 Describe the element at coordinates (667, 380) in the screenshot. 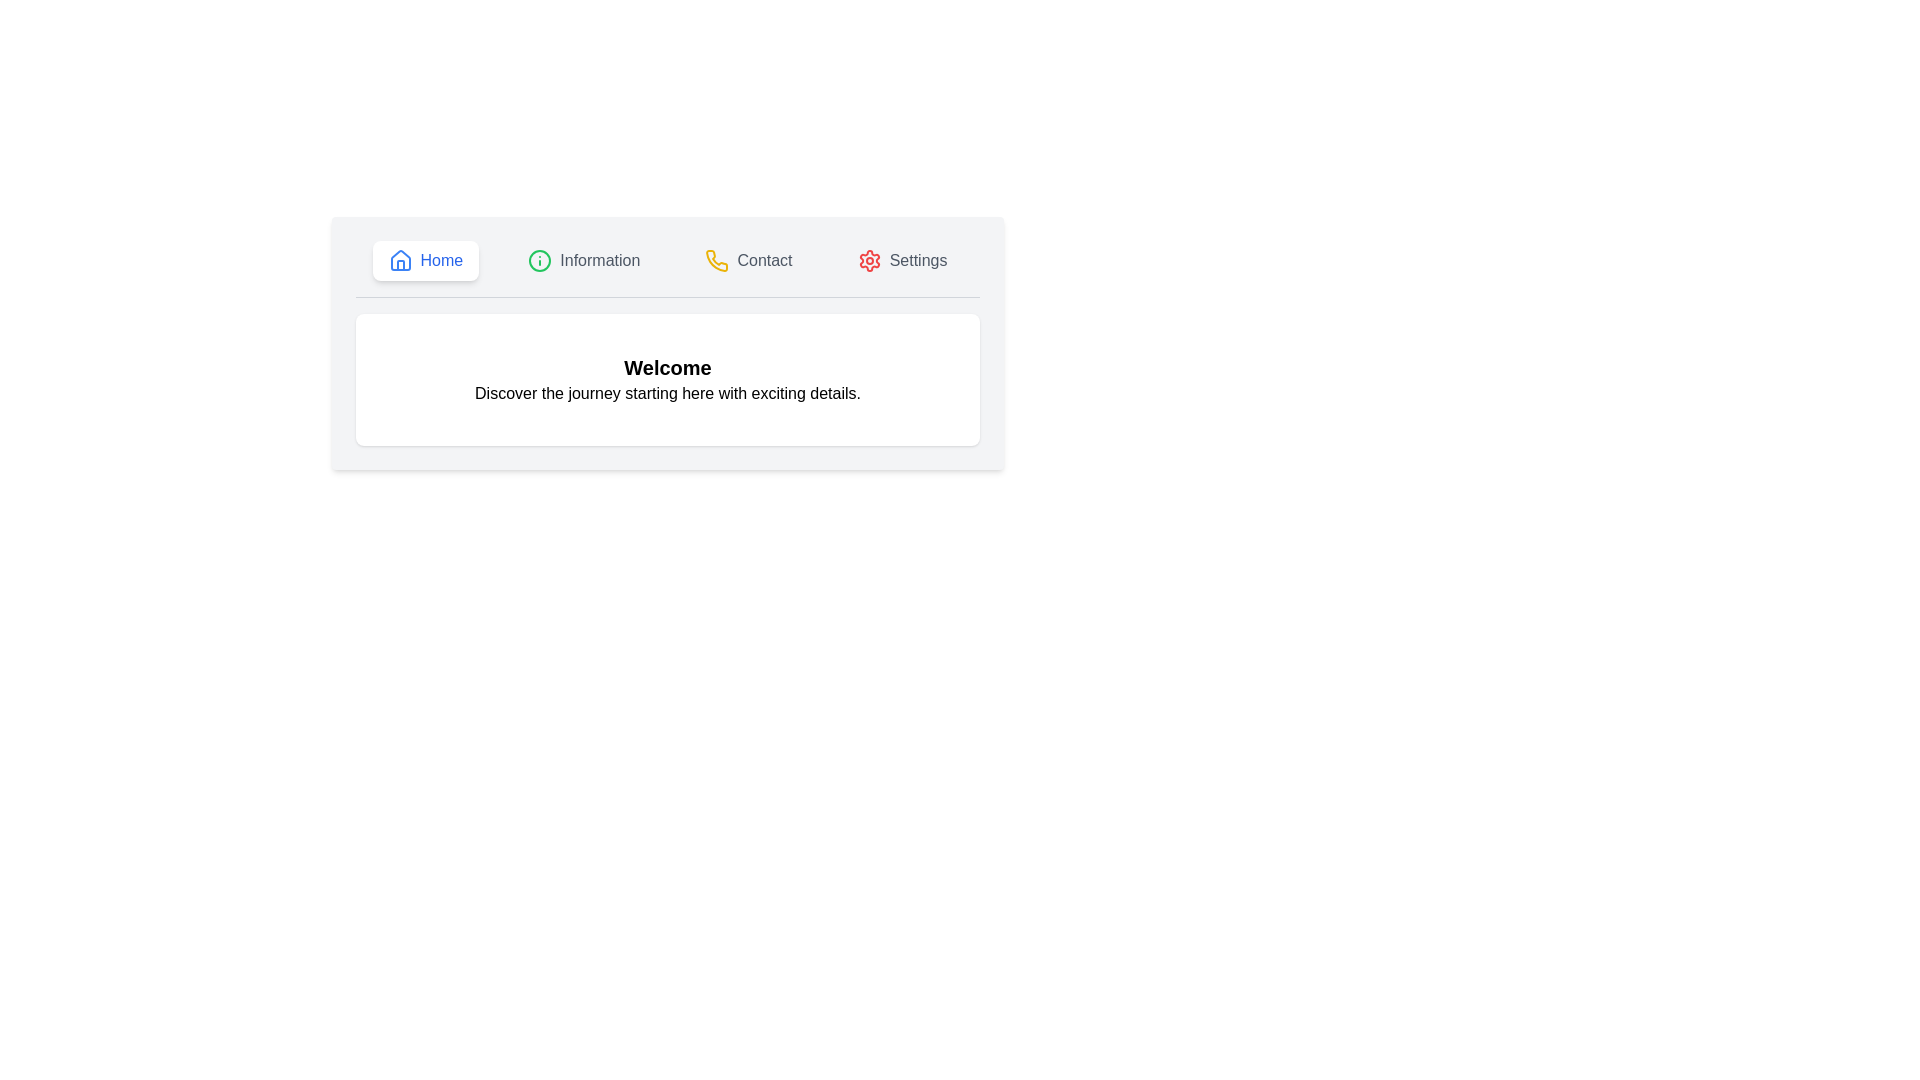

I see `welcoming message and additional information displayed in the text section located below the navigation bar` at that location.